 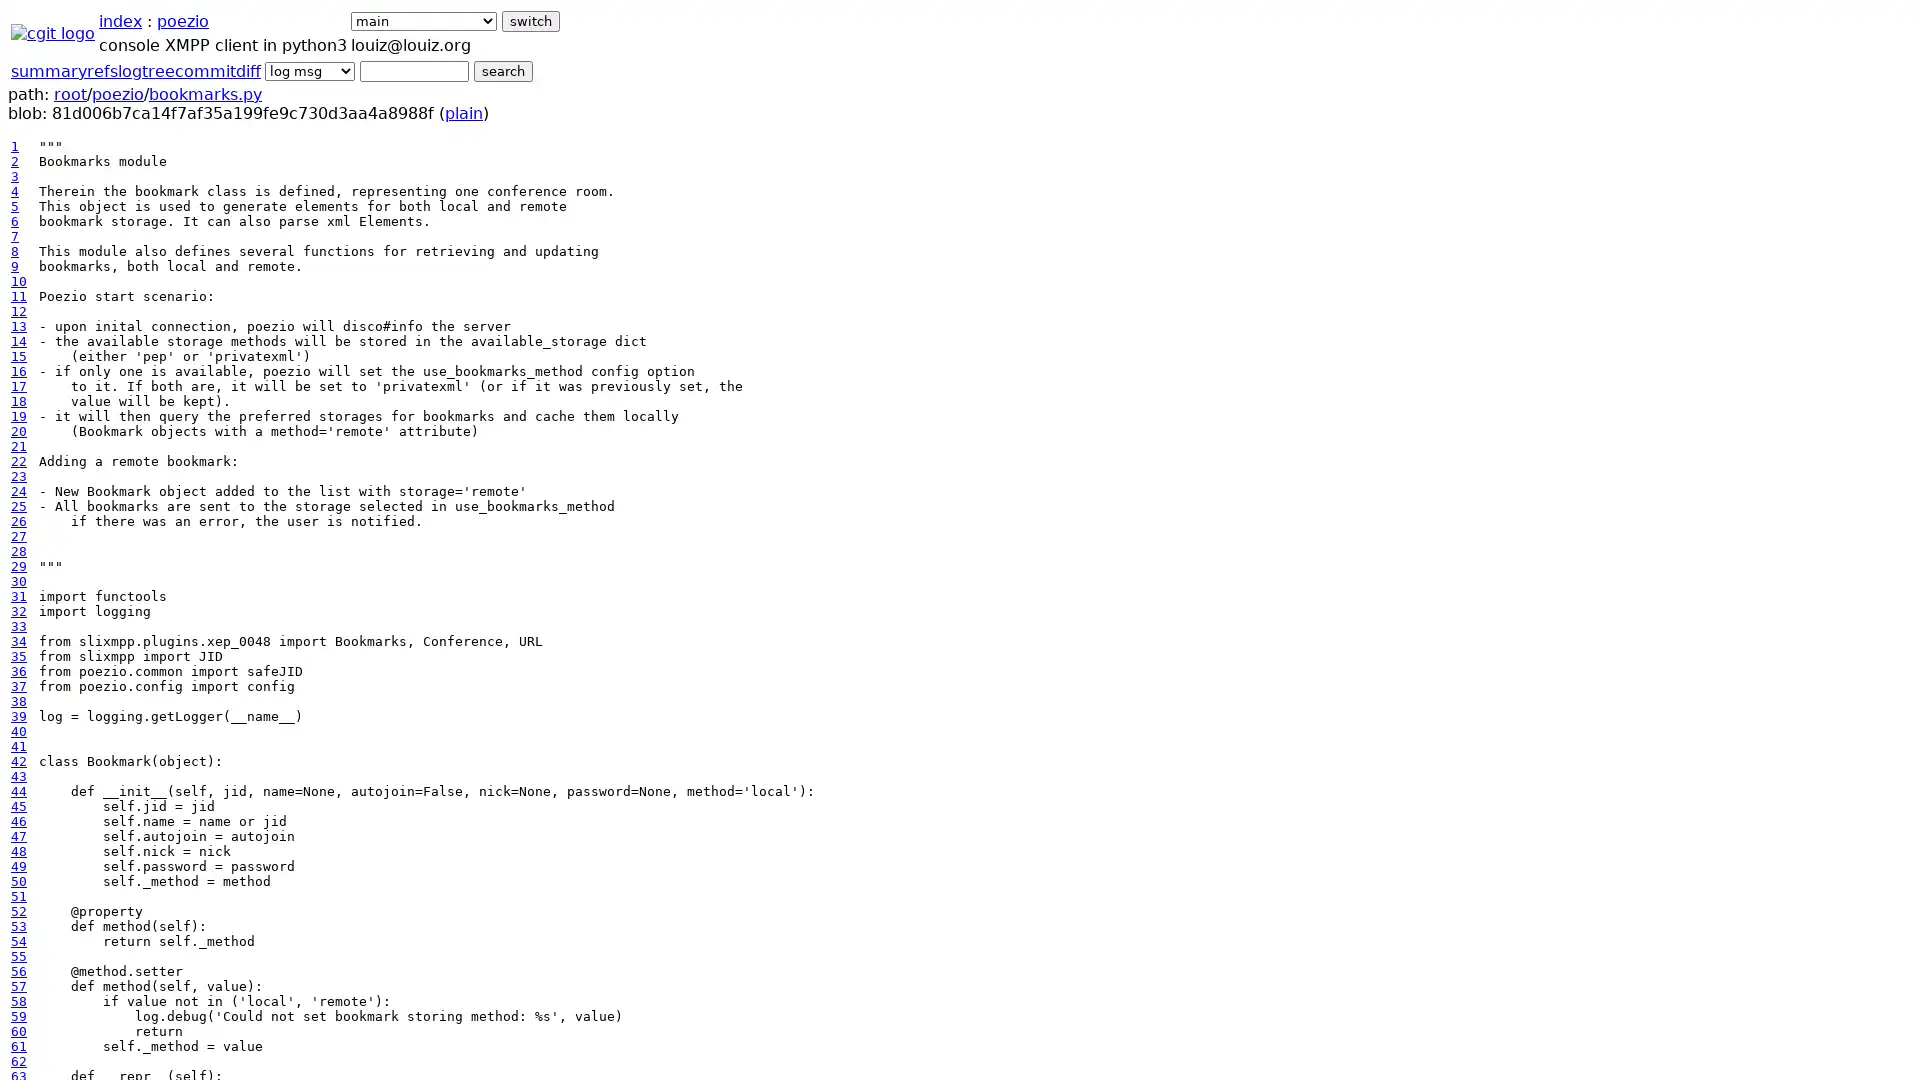 I want to click on search, so click(x=503, y=70).